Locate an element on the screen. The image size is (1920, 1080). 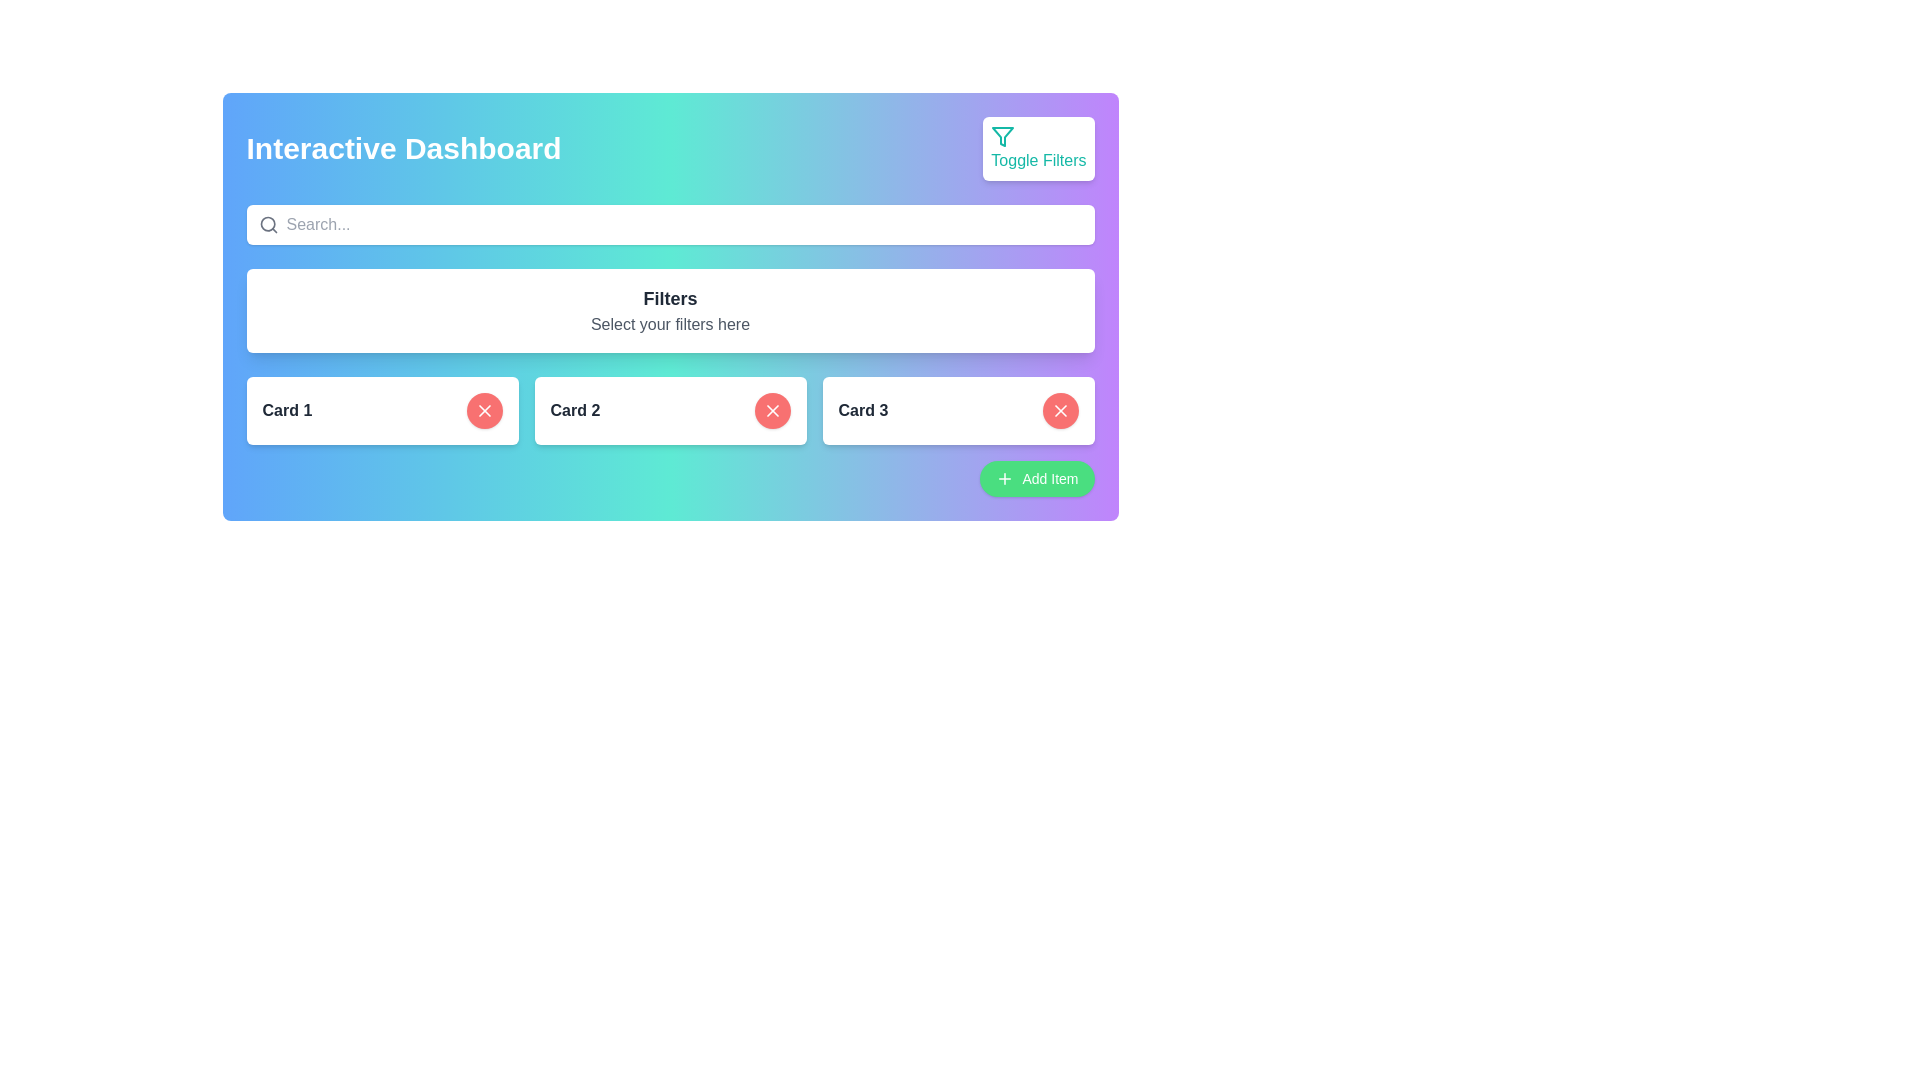
the triangular-shaped filter icon located beside the 'Toggle Filters' text in the top-right corner of the interface is located at coordinates (1003, 136).